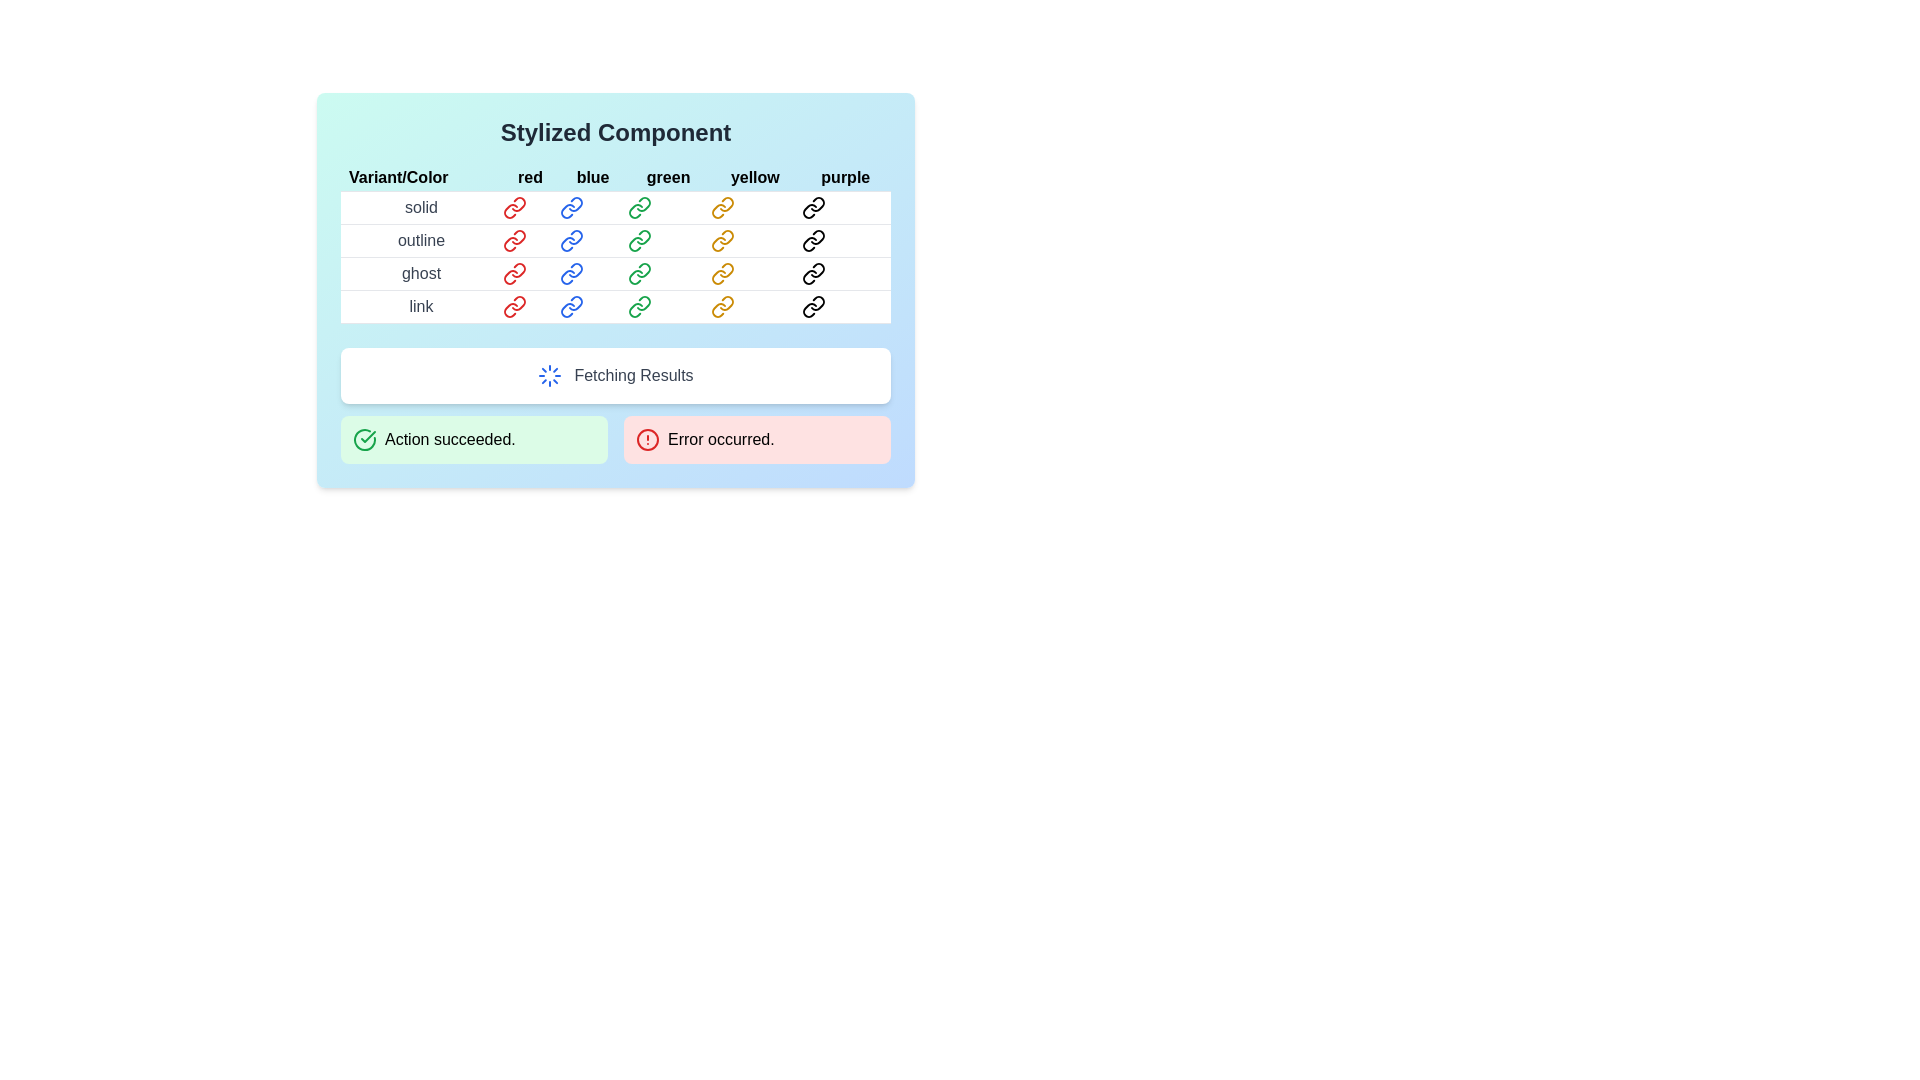  What do you see at coordinates (514, 307) in the screenshot?
I see `the red chain icon hyperlink located in the table under the 'Stylized Component' heading for the 'link' variant` at bounding box center [514, 307].